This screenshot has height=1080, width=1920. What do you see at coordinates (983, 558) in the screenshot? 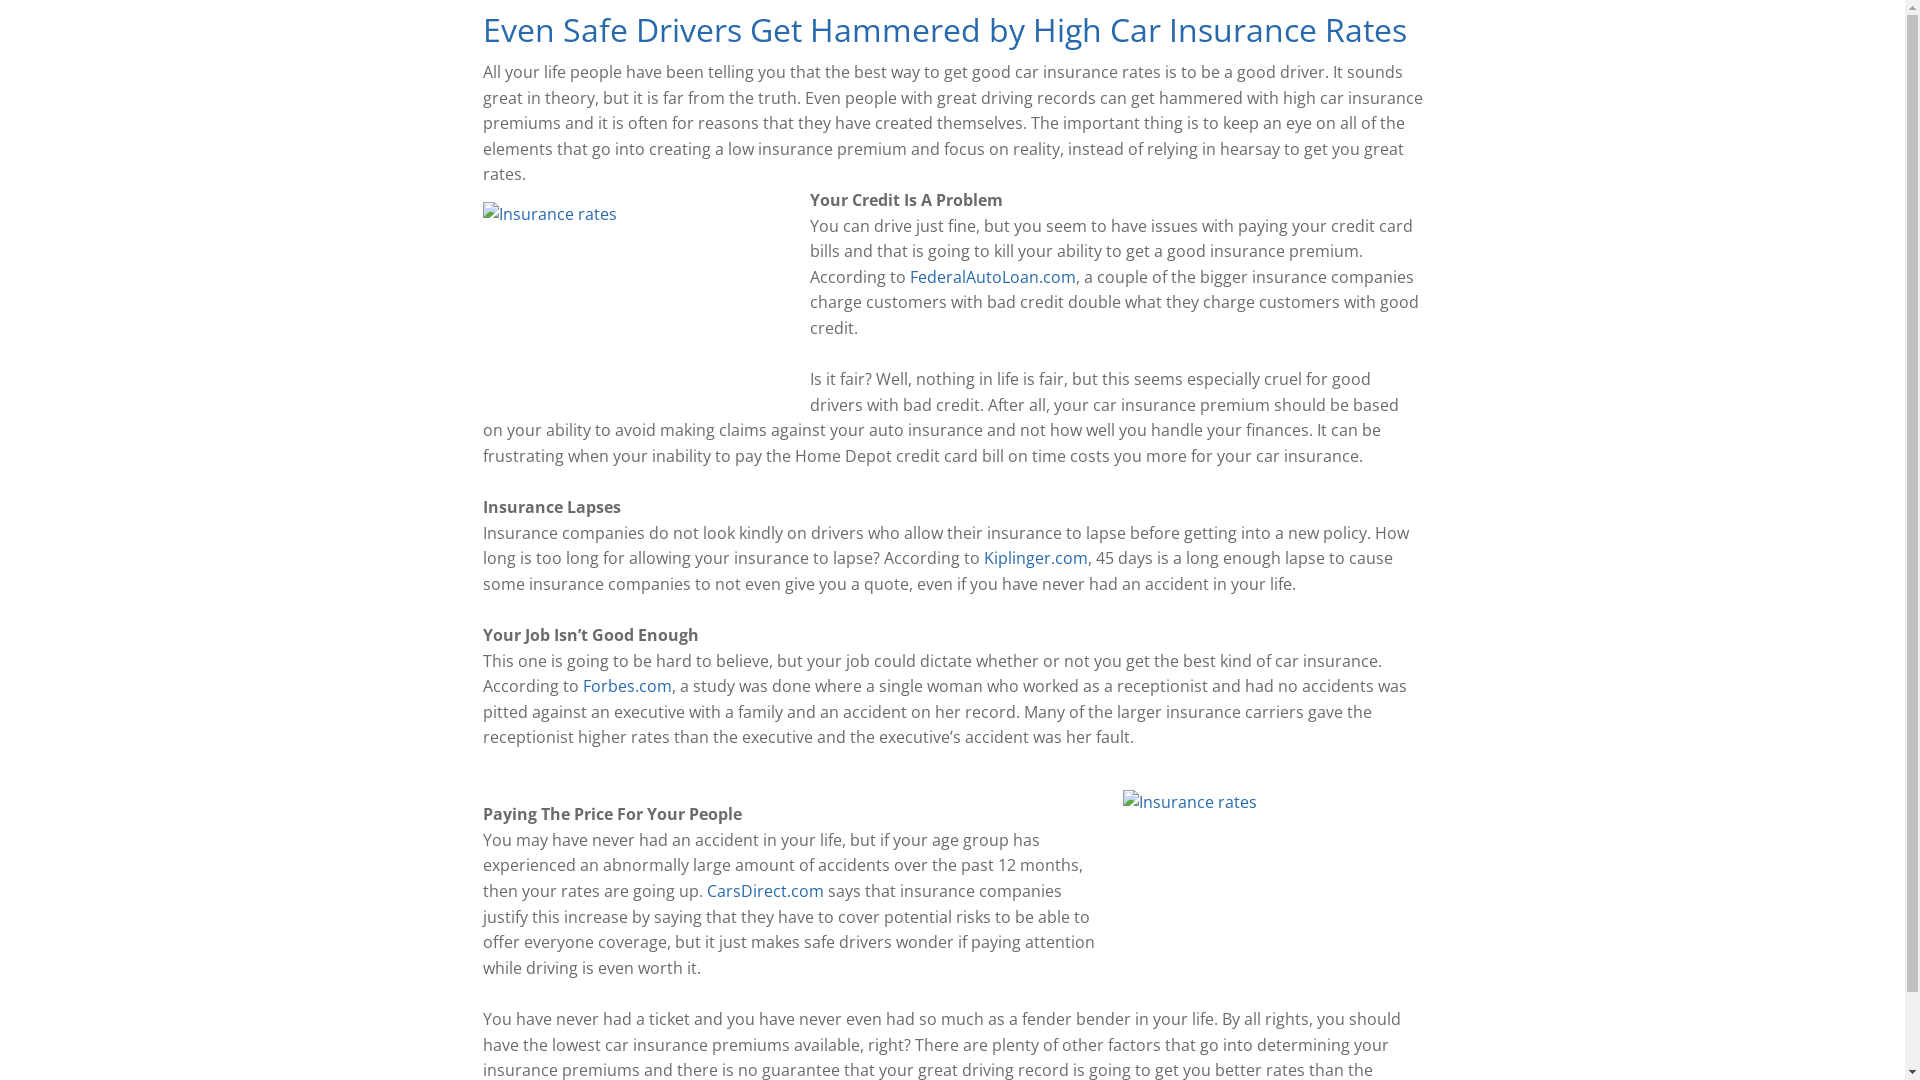
I see `'Kiplinger.com'` at bounding box center [983, 558].